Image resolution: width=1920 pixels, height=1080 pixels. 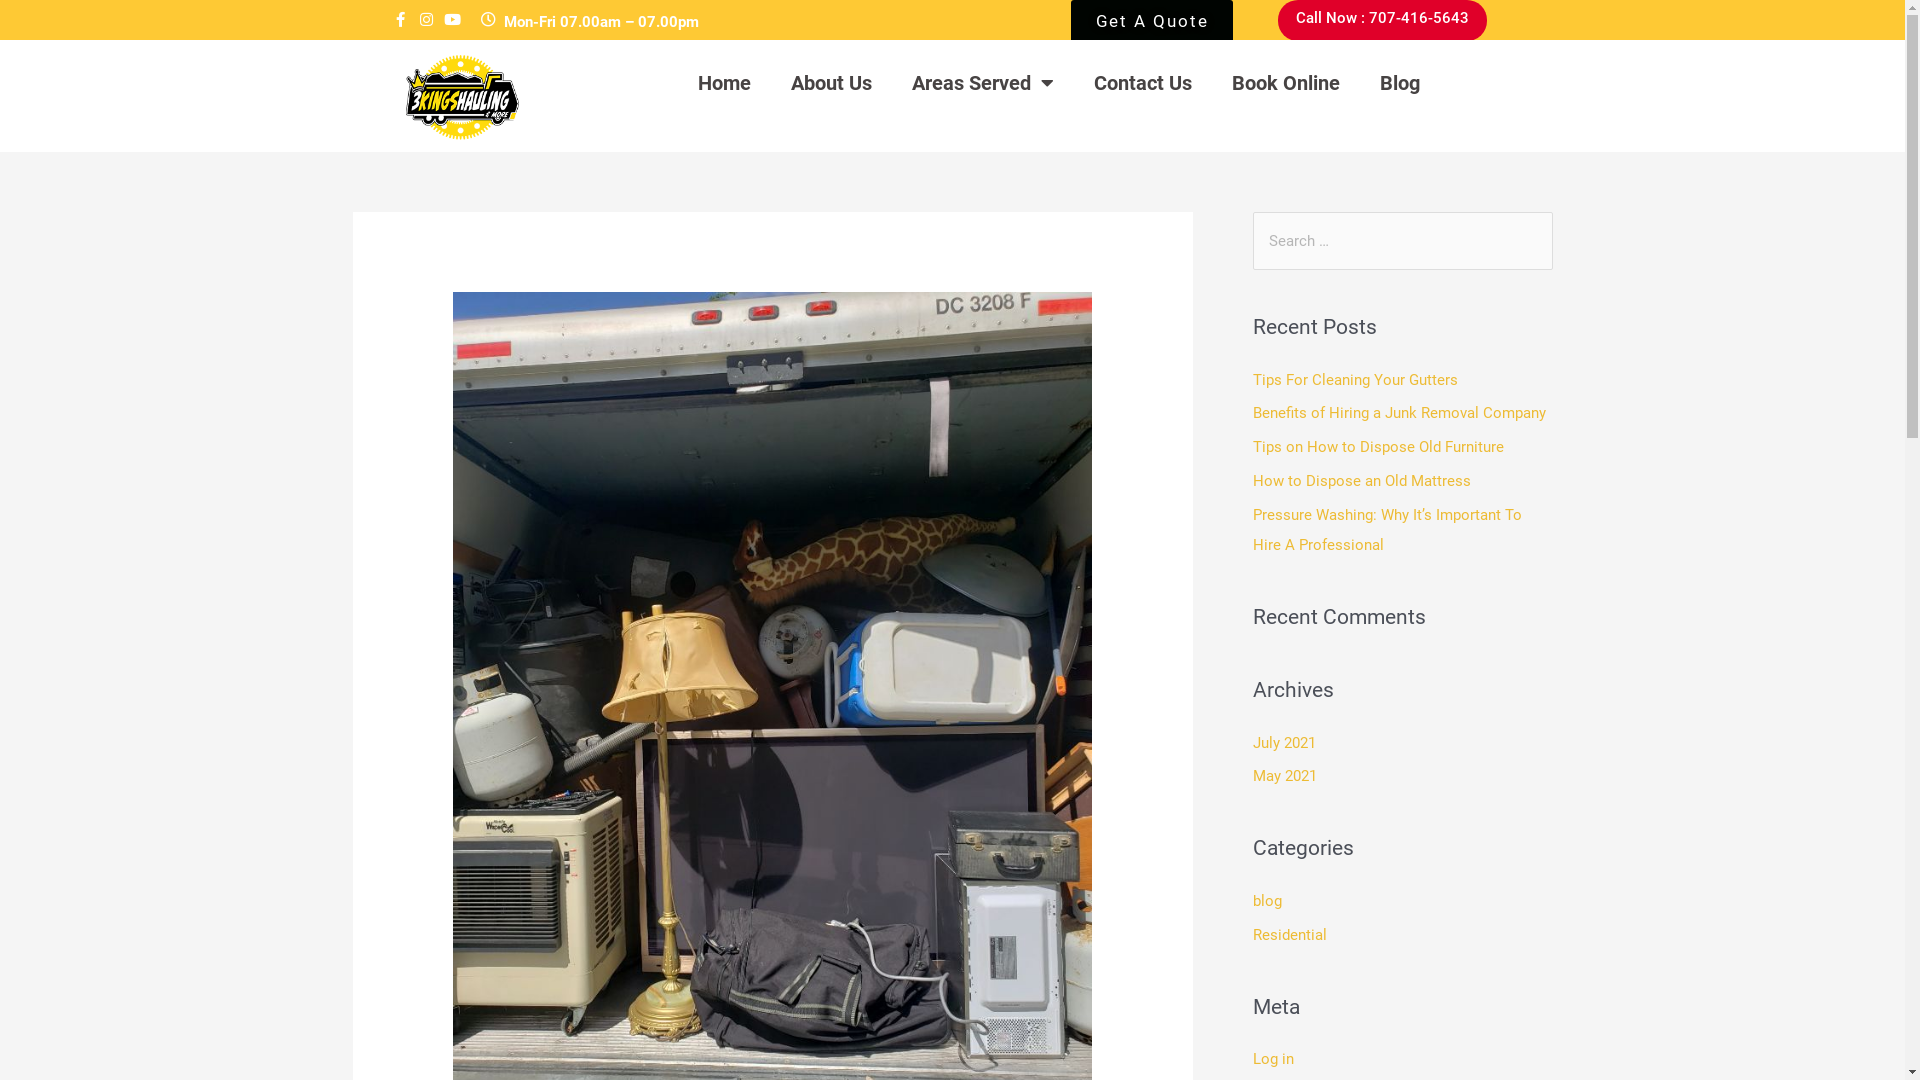 I want to click on 'Areas Served', so click(x=983, y=82).